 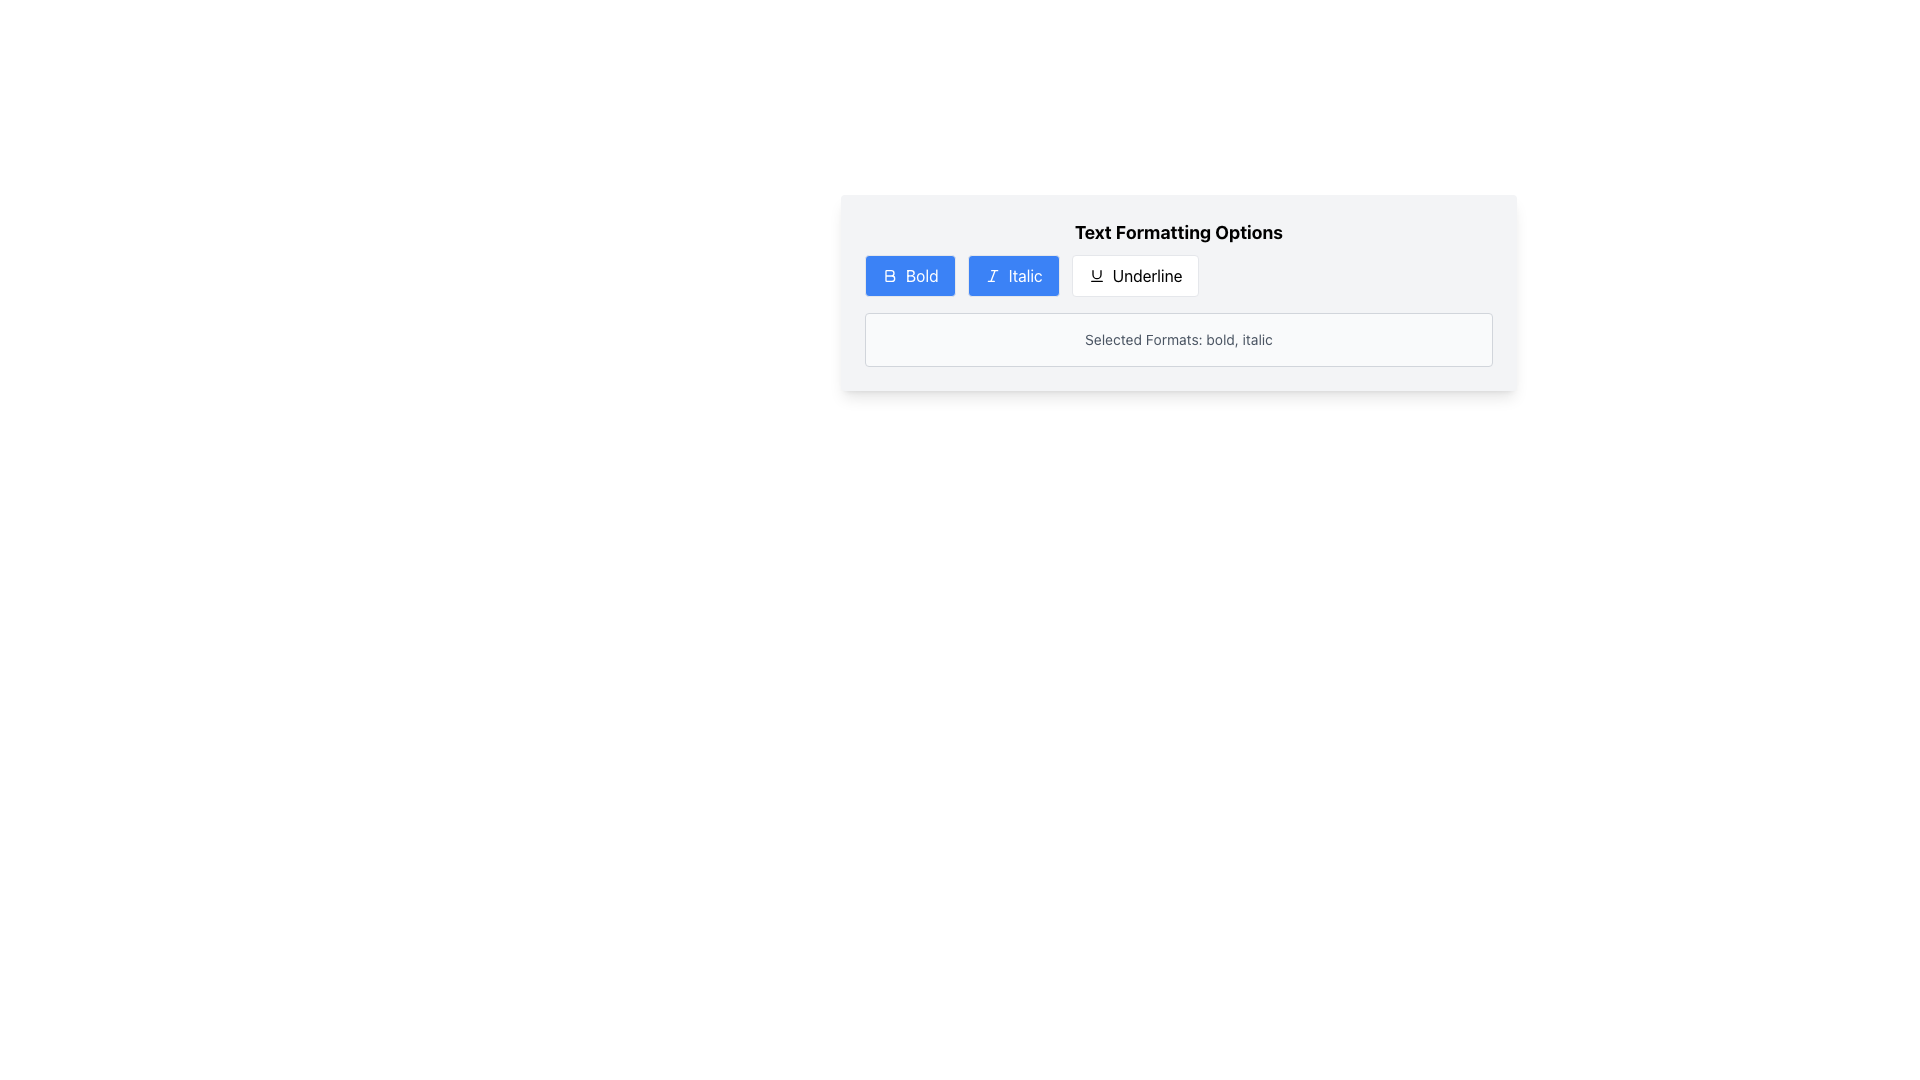 I want to click on the 'Underline' button in the text formatting options group to apply underline formatting to the selected text, so click(x=1179, y=276).